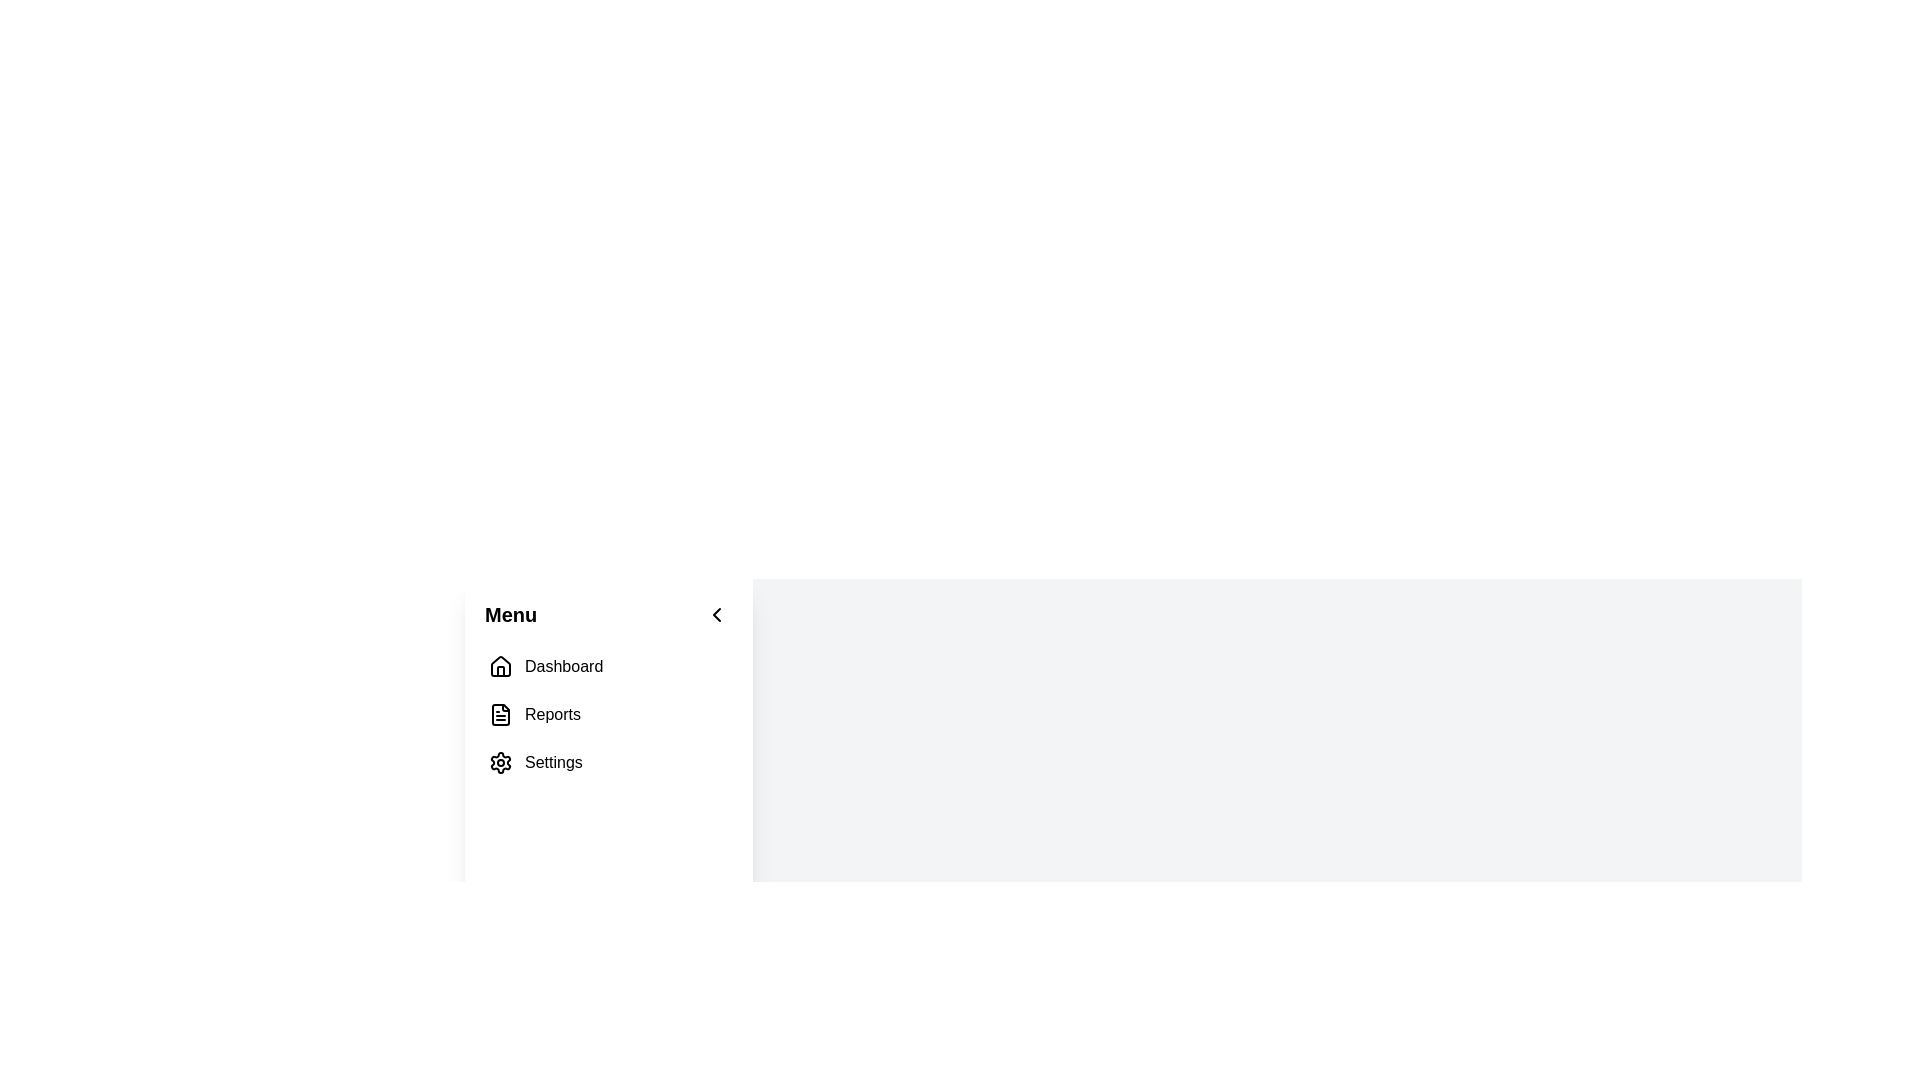  I want to click on the gear icon at the start of the 'Settings' menu item, so click(500, 763).